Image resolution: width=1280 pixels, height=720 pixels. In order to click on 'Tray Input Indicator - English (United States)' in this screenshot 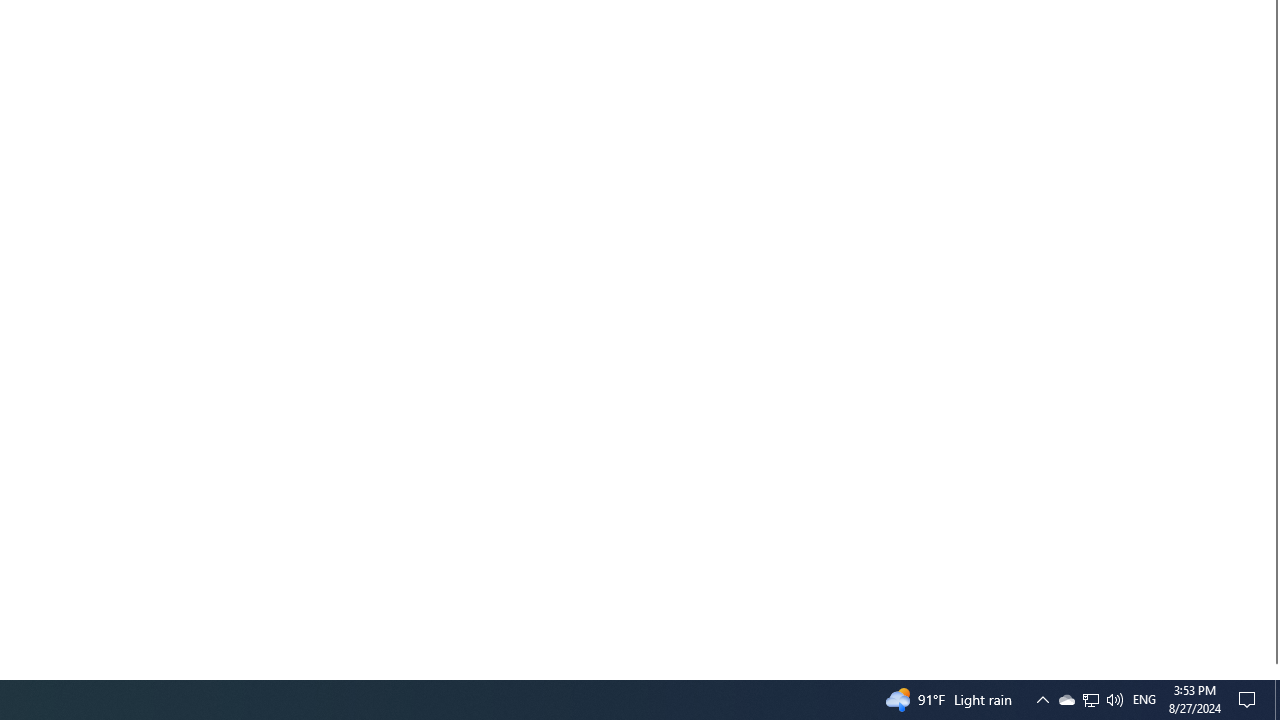, I will do `click(1144, 698)`.